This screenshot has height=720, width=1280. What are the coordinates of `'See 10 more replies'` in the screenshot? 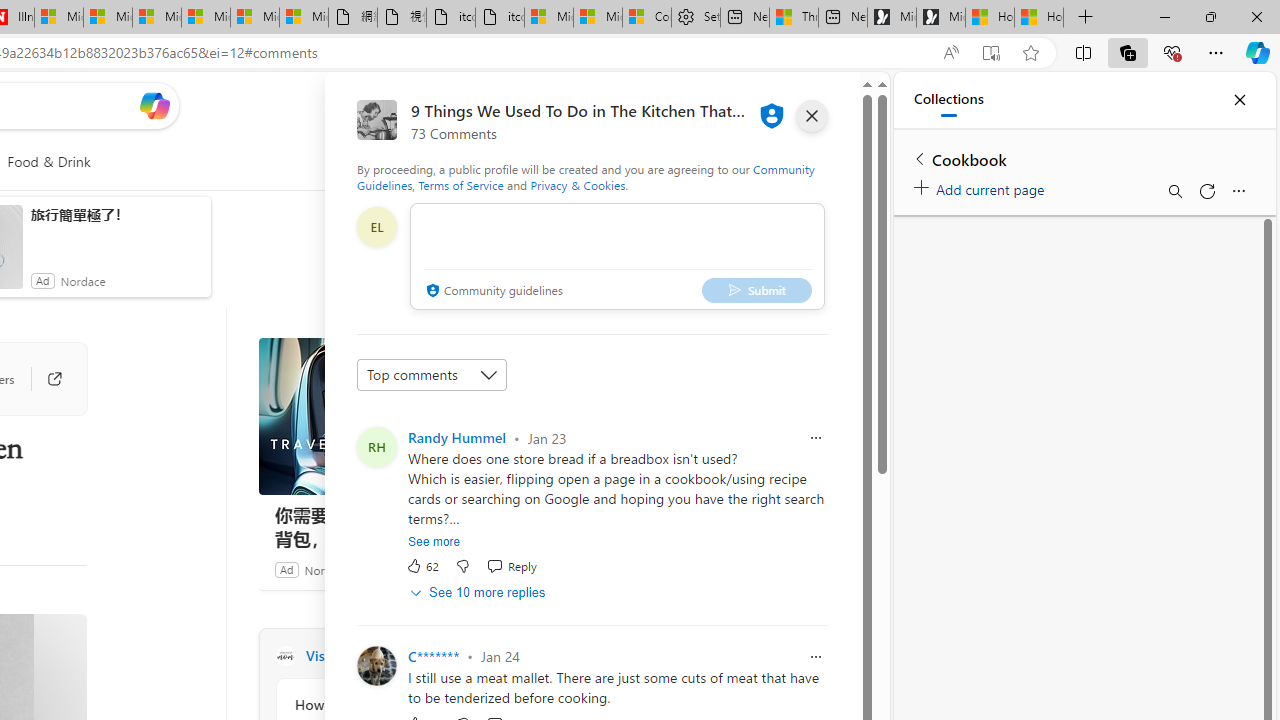 It's located at (480, 591).